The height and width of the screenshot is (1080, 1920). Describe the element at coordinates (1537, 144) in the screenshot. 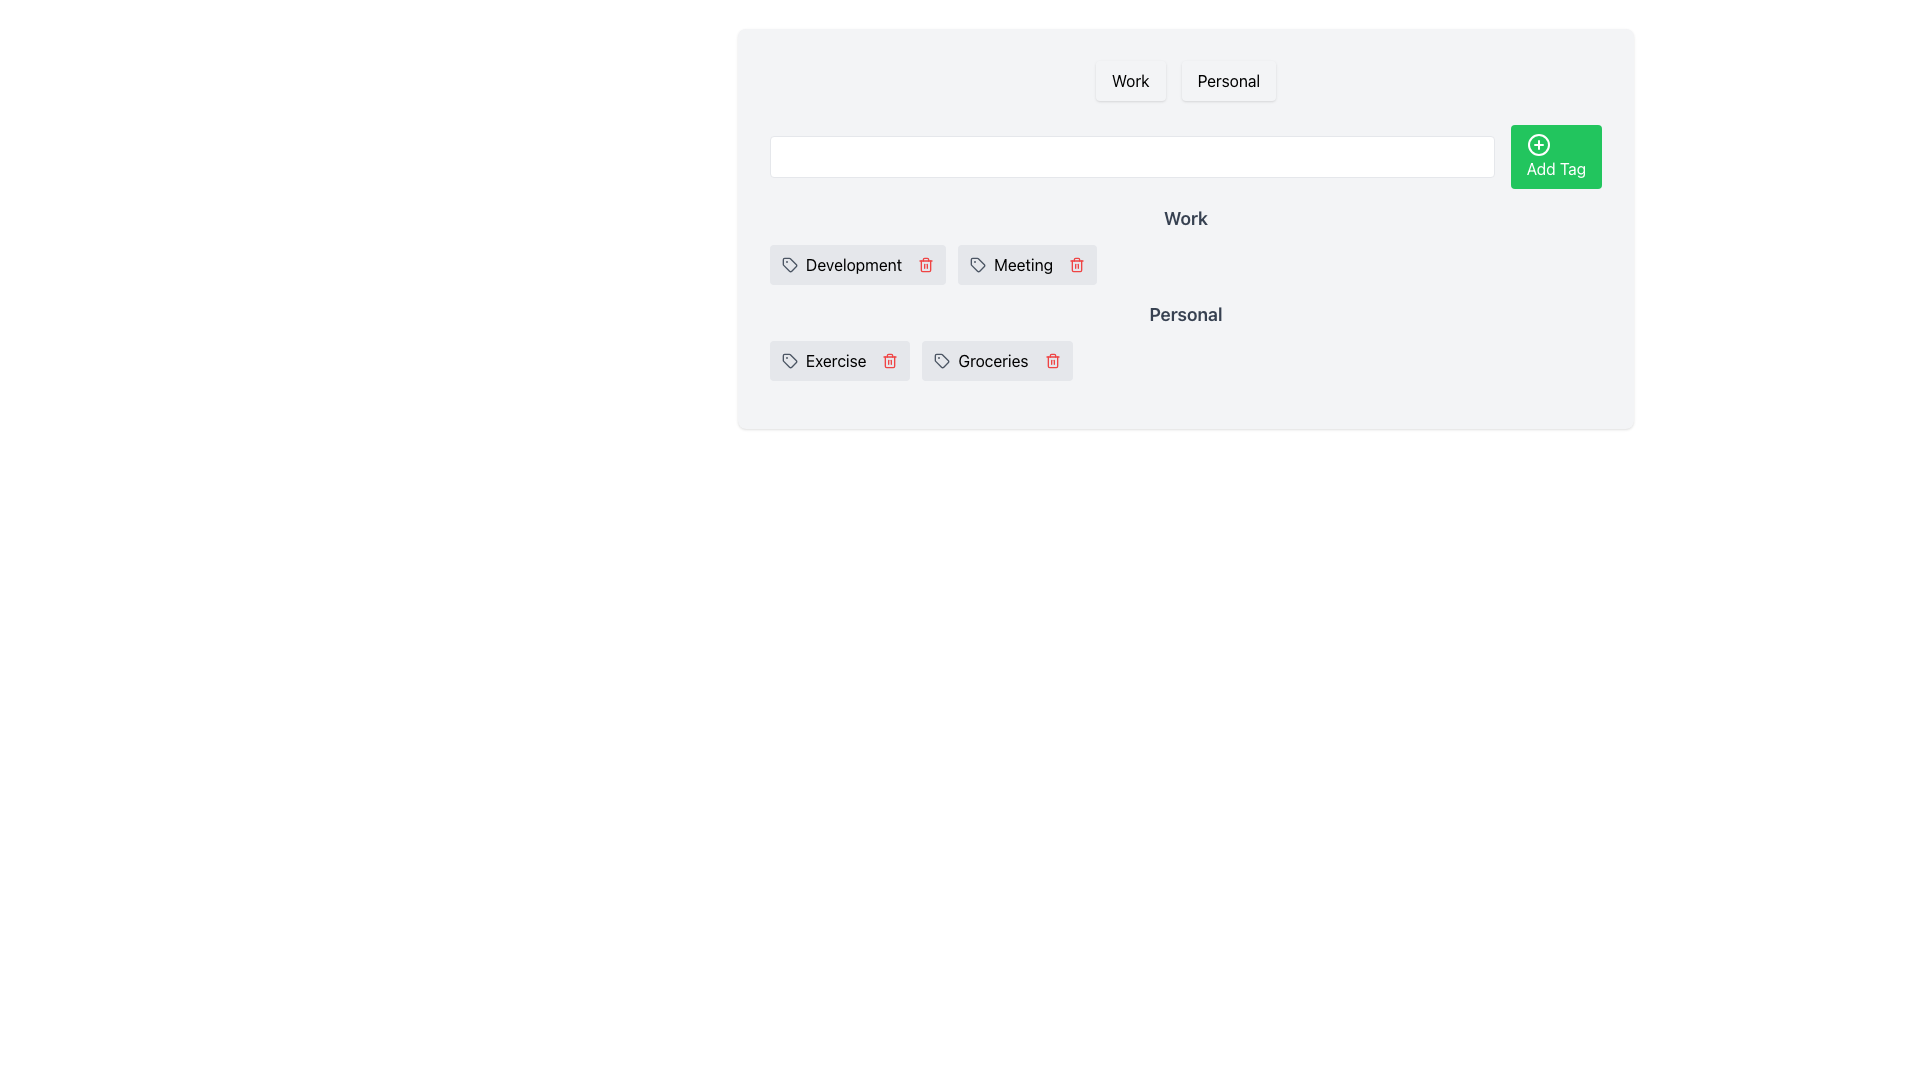

I see `the circular green icon with a white outlined plus sign located to the left of the 'Add Tag' text for visual feedback` at that location.